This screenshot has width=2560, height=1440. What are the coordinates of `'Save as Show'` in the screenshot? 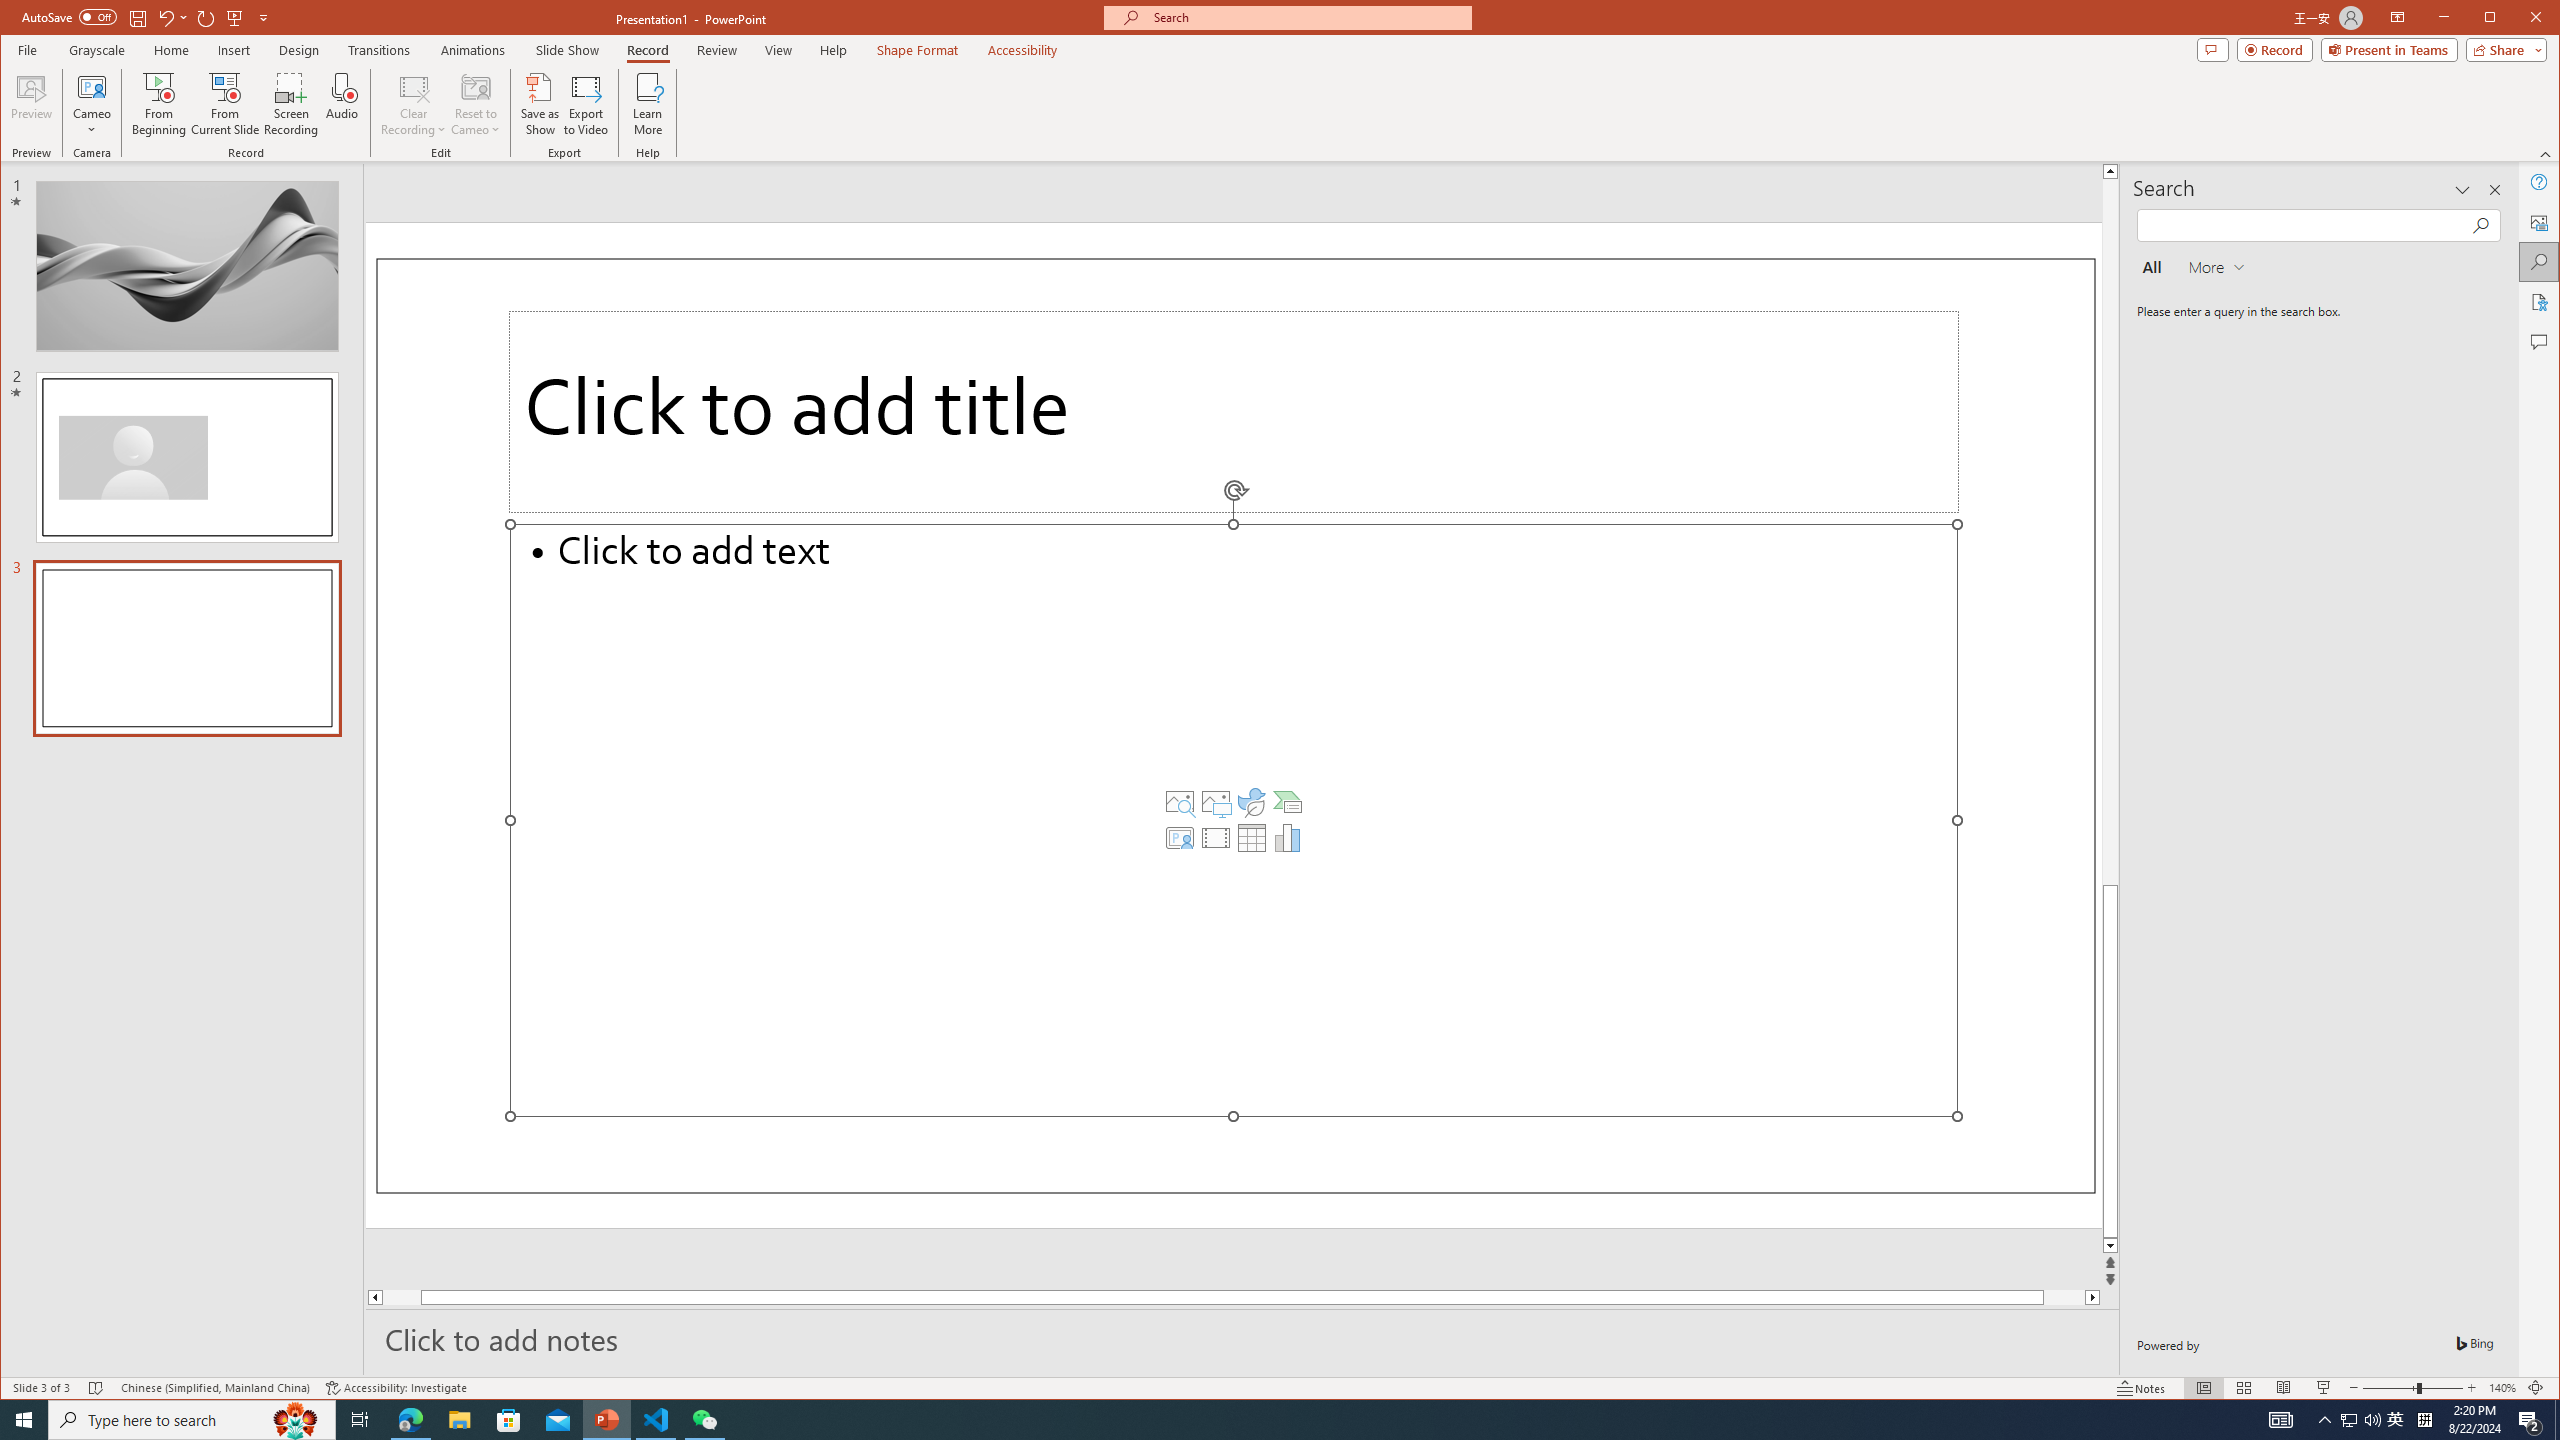 It's located at (541, 103).